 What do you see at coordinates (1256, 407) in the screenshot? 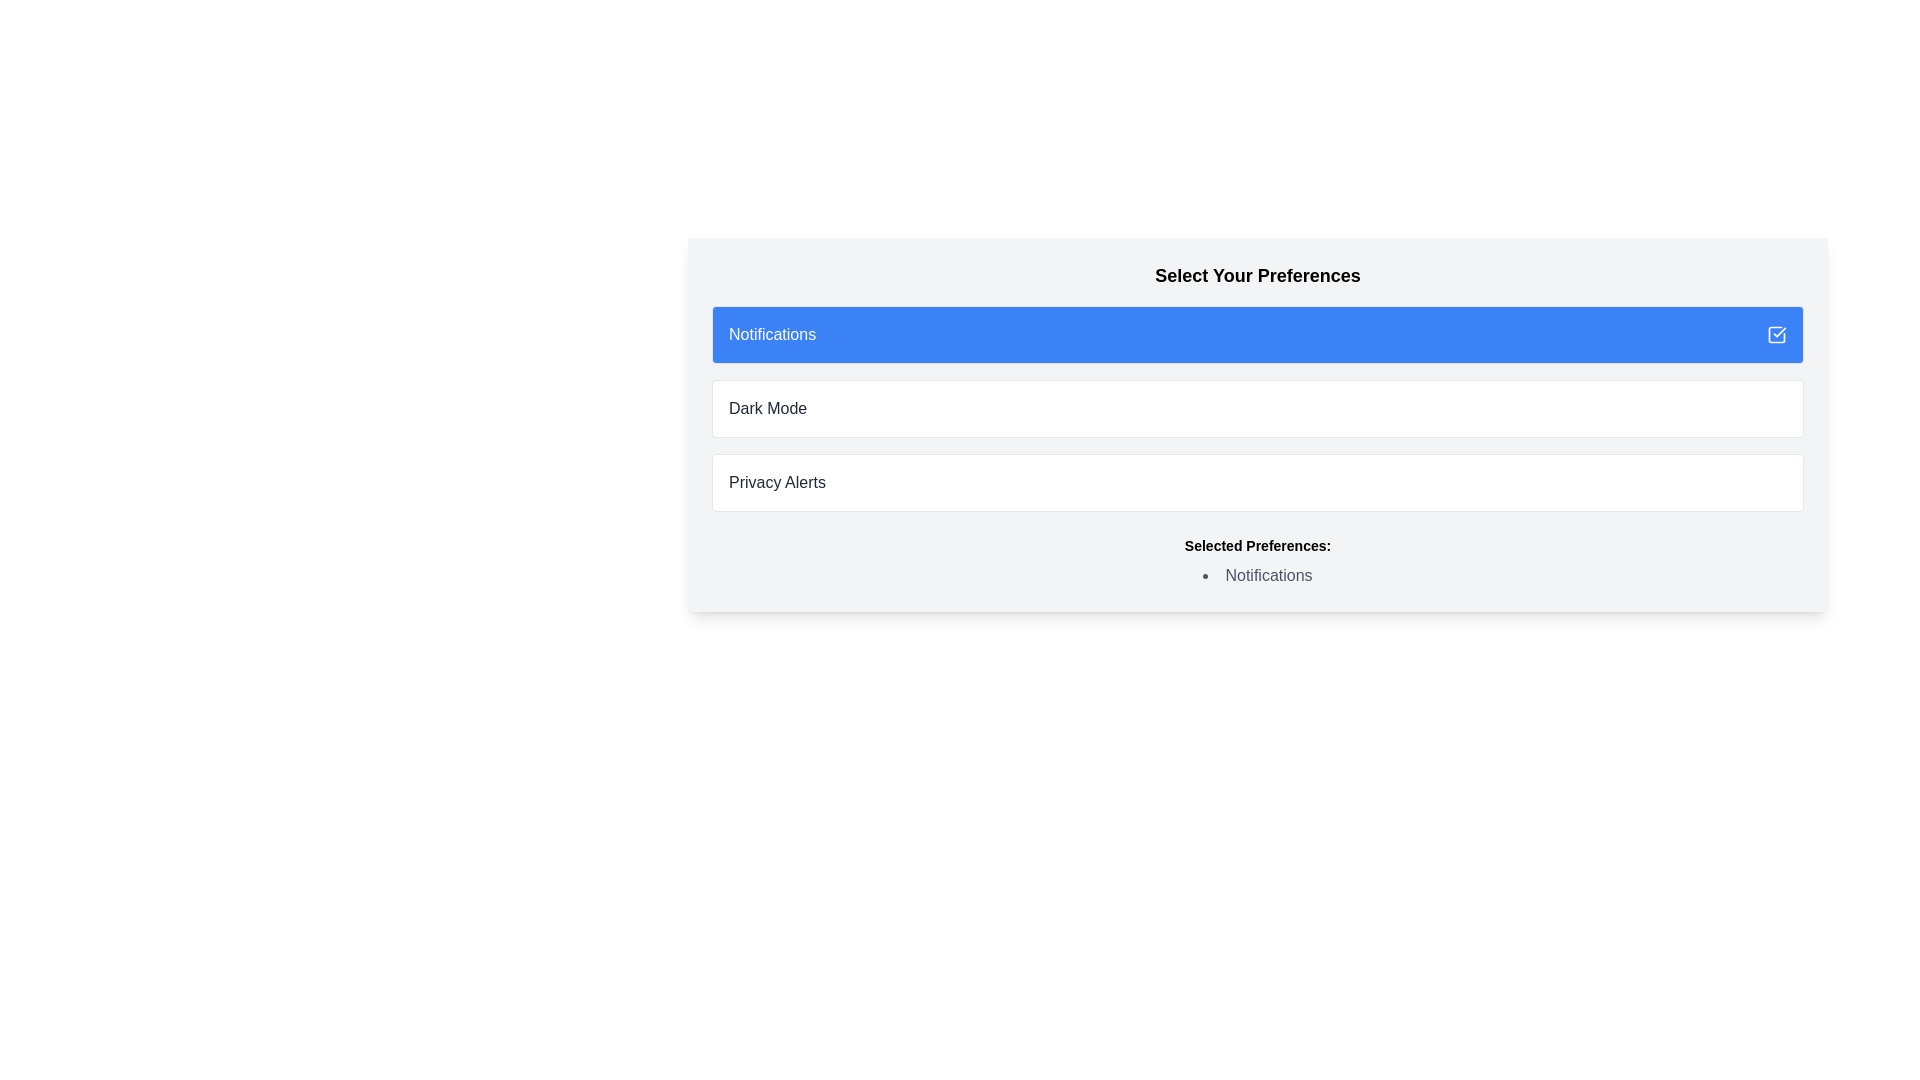
I see `the 'Dark Mode' button, which is the second option under 'Select Your Preferences', located between 'Notifications' and 'Privacy Alerts'` at bounding box center [1256, 407].